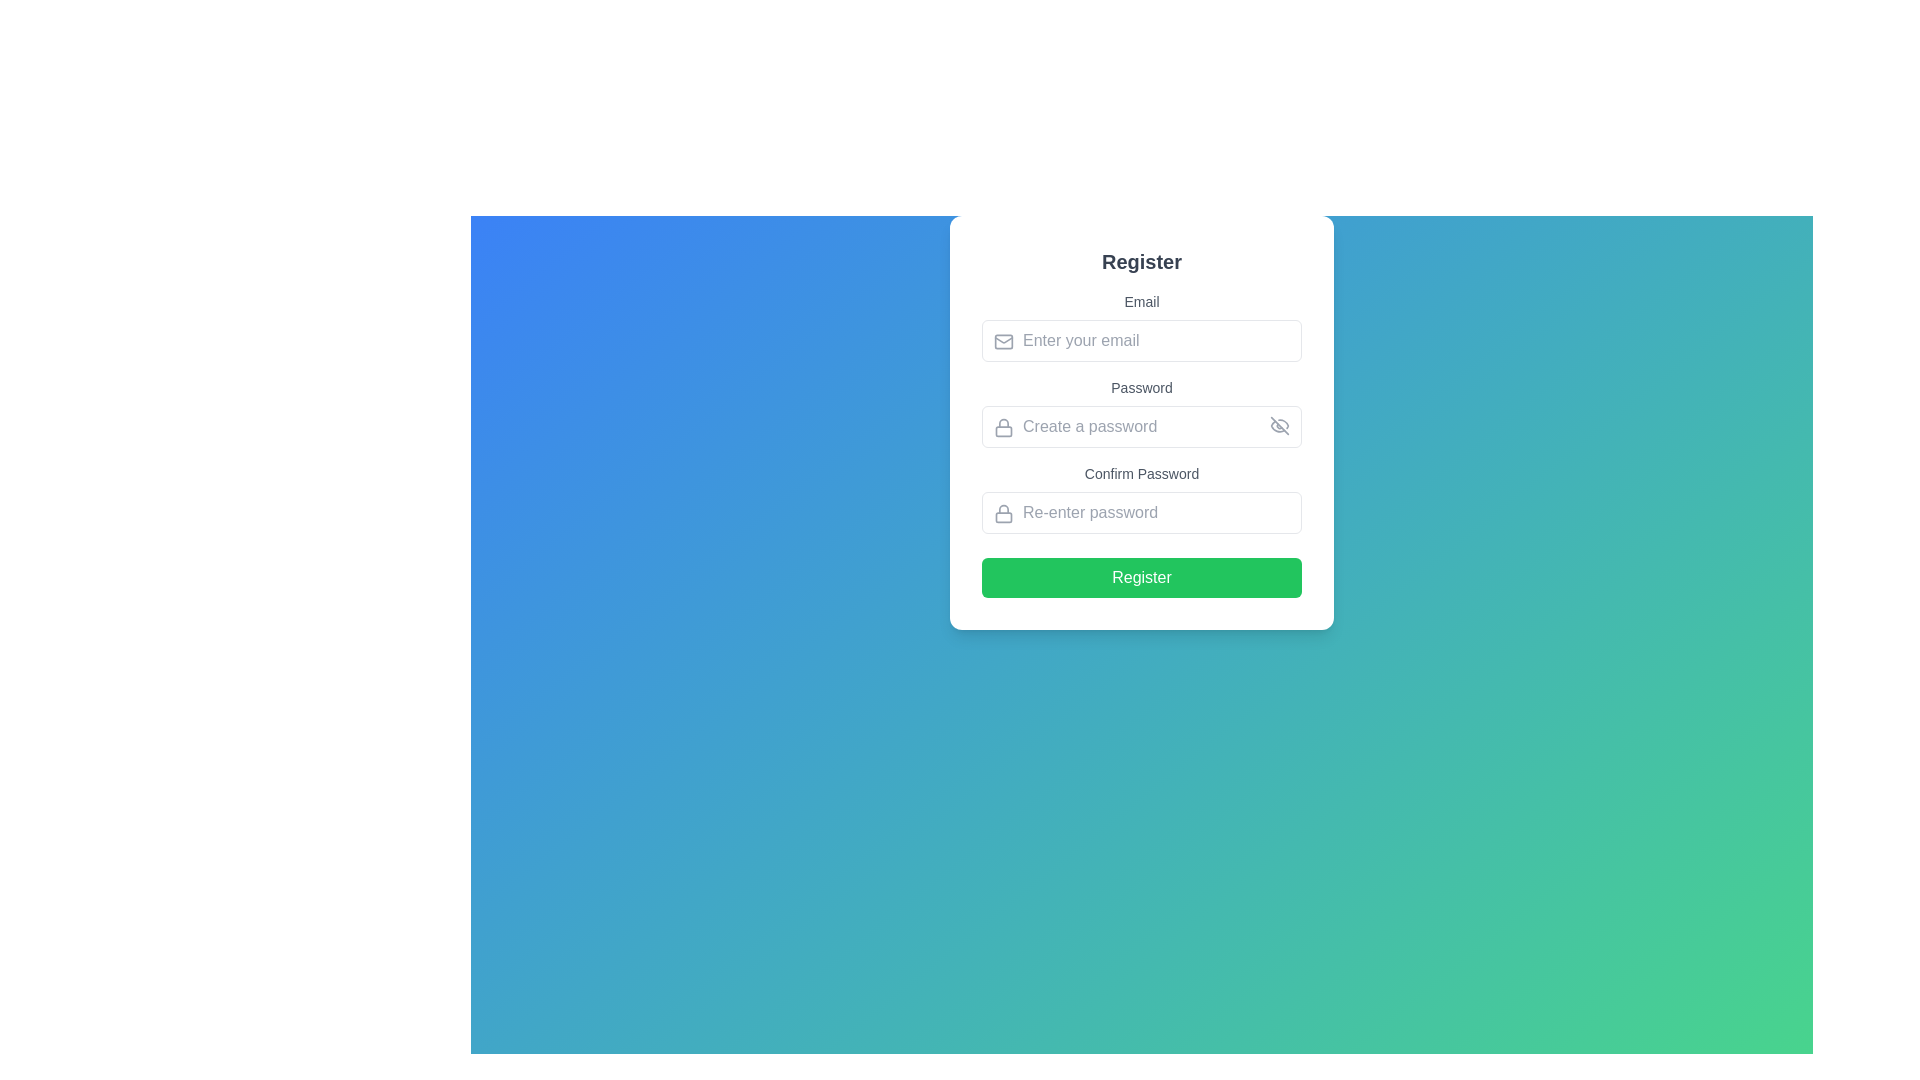  I want to click on the decorative graphic element of the 'eye-off' icon indicating that the password is currently concealed, located to the right of the 'Create a password' field in the 'Register' form, so click(1280, 424).